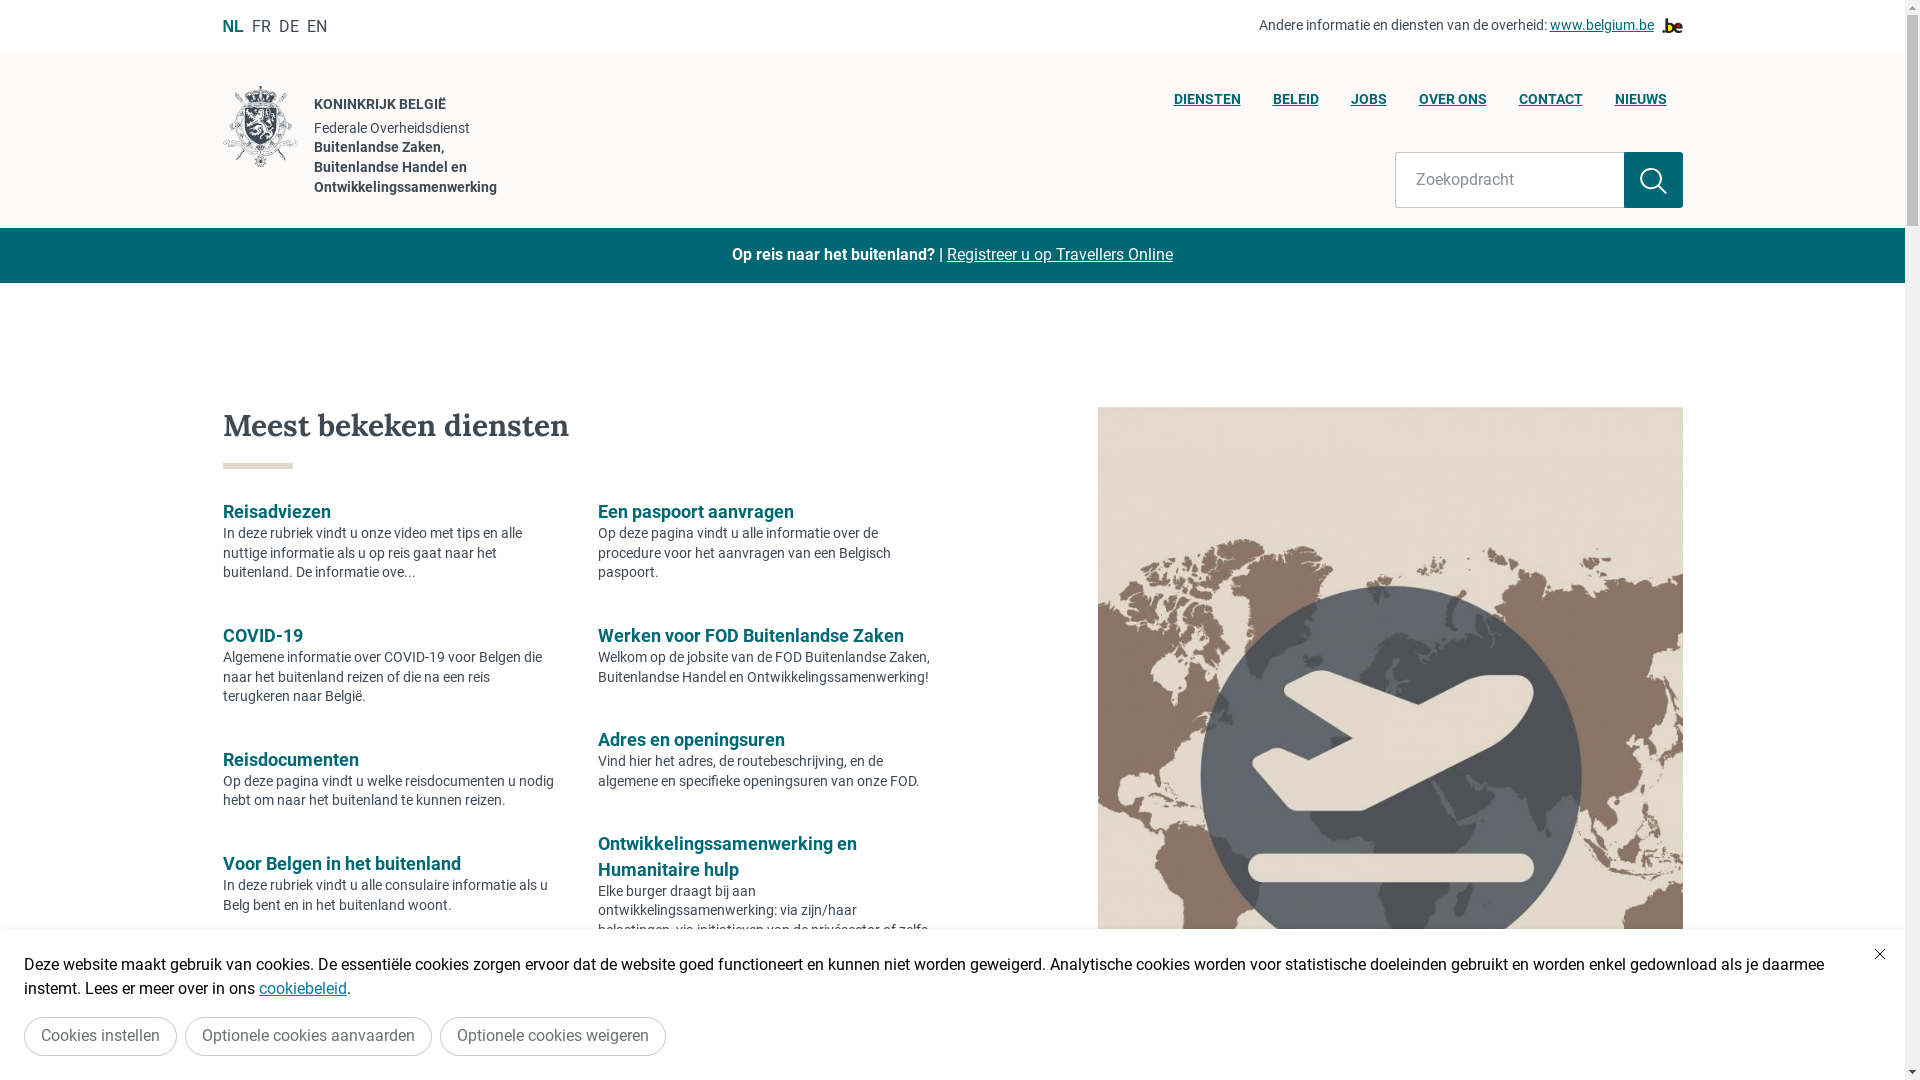  Describe the element at coordinates (1367, 104) in the screenshot. I see `'JOBS'` at that location.